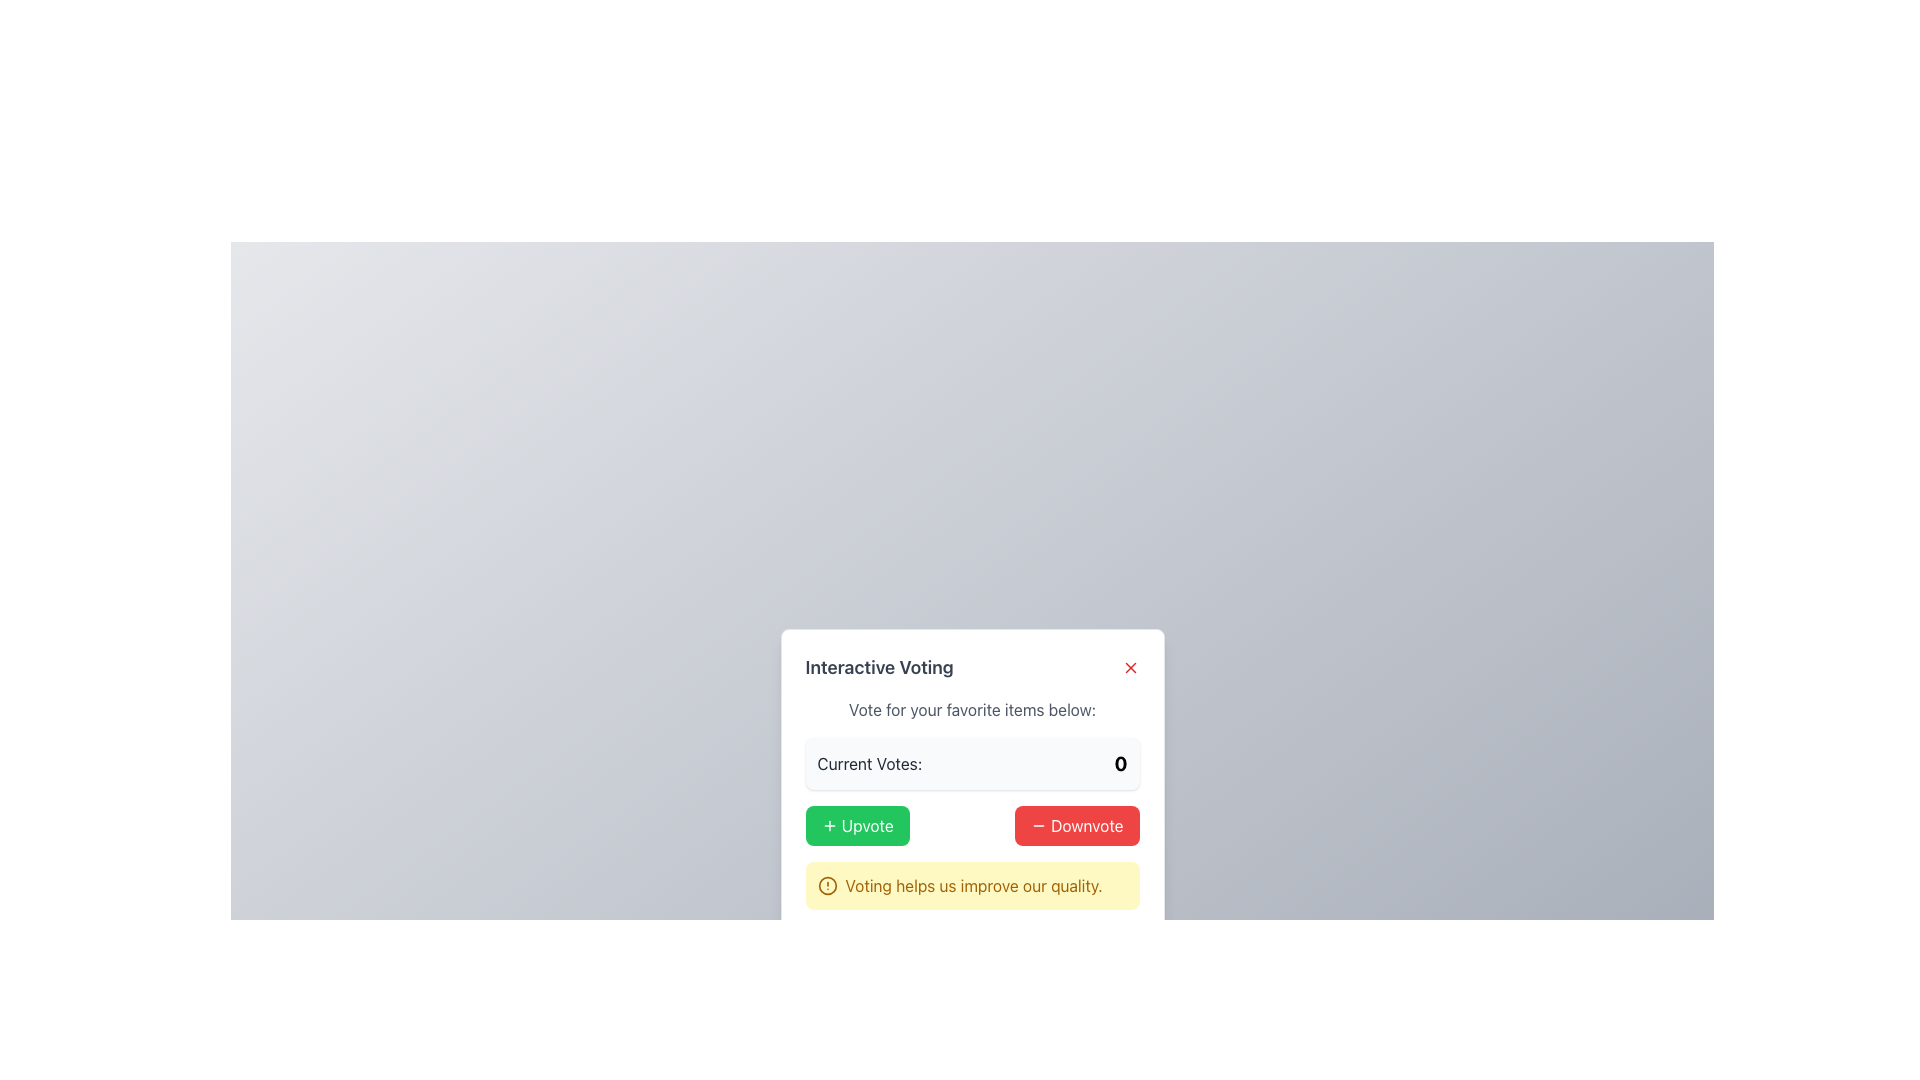 Image resolution: width=1920 pixels, height=1080 pixels. Describe the element at coordinates (857, 825) in the screenshot. I see `the '+ Upvote' button with a green background and white text for keyboard navigation, located in the 'Interactive Voting' section of the modal interface` at that location.